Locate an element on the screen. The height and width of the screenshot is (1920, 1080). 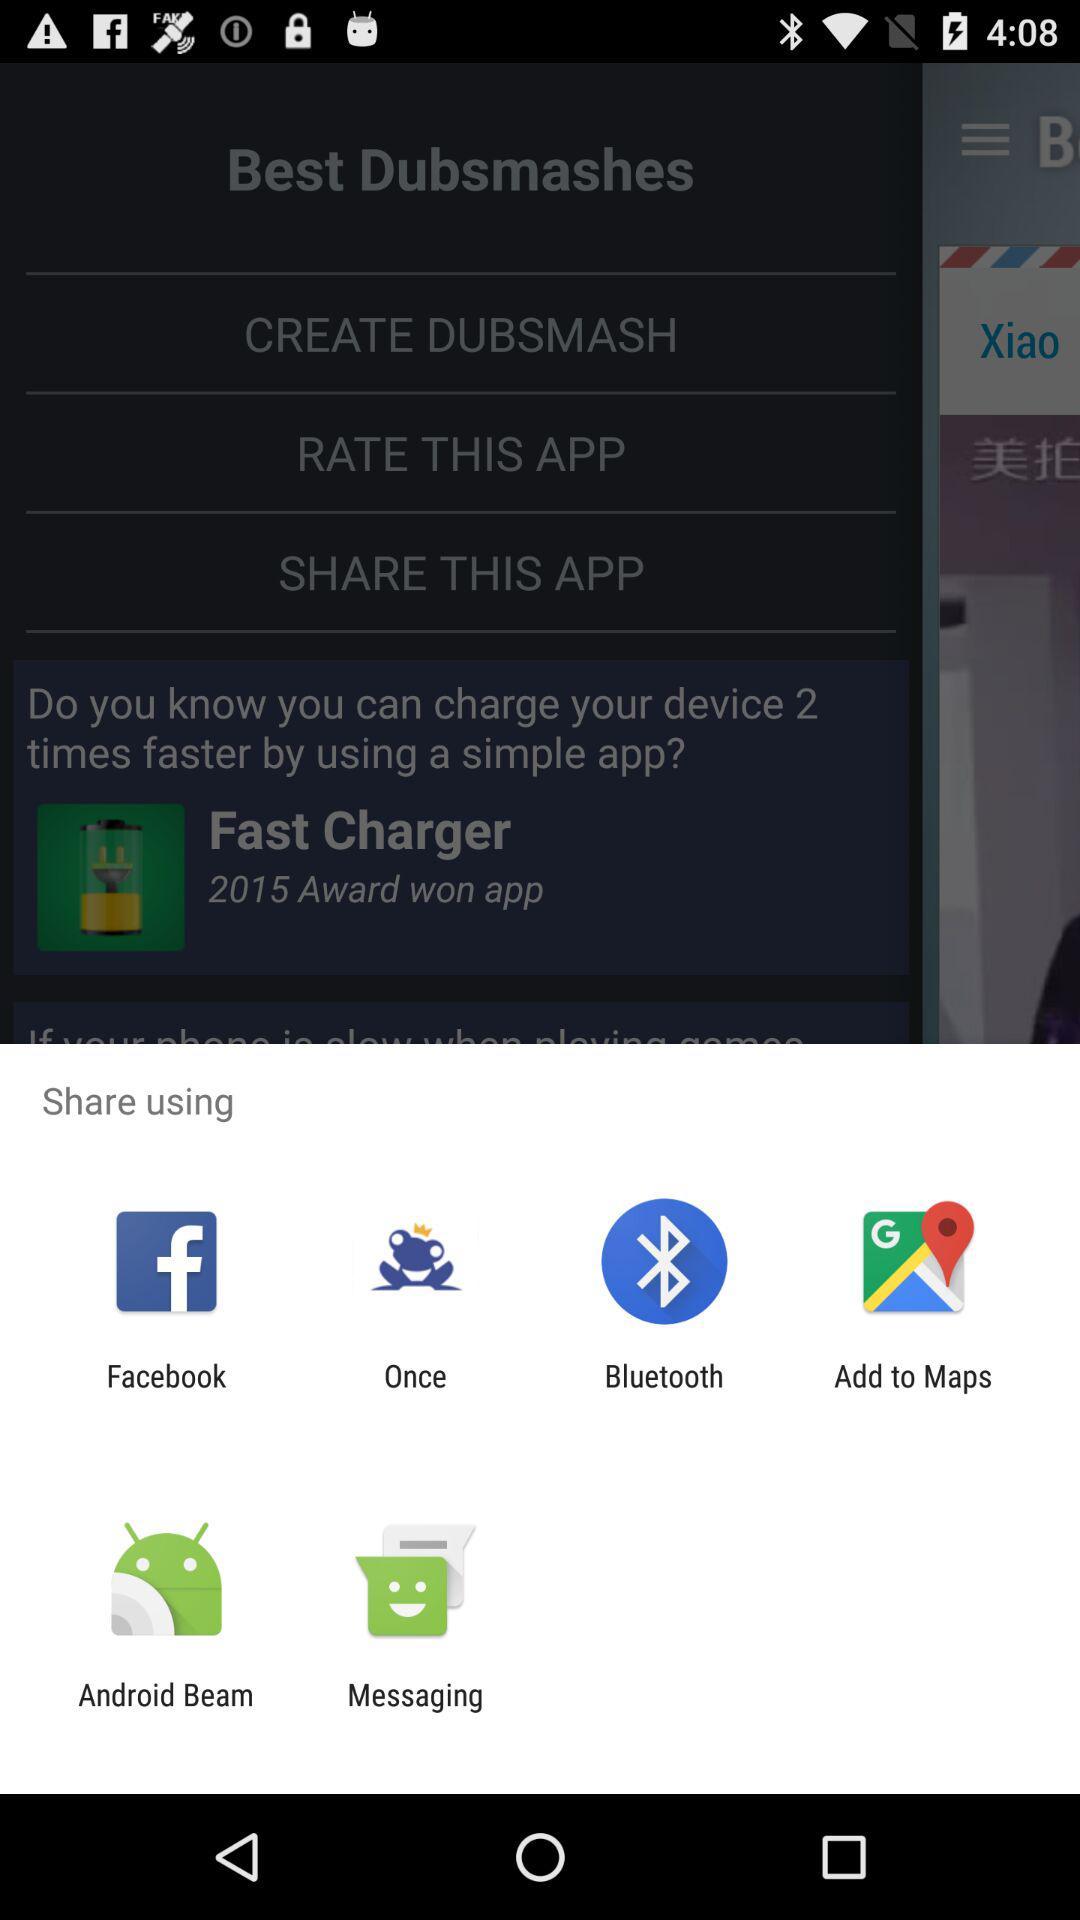
item next to the add to maps is located at coordinates (664, 1392).